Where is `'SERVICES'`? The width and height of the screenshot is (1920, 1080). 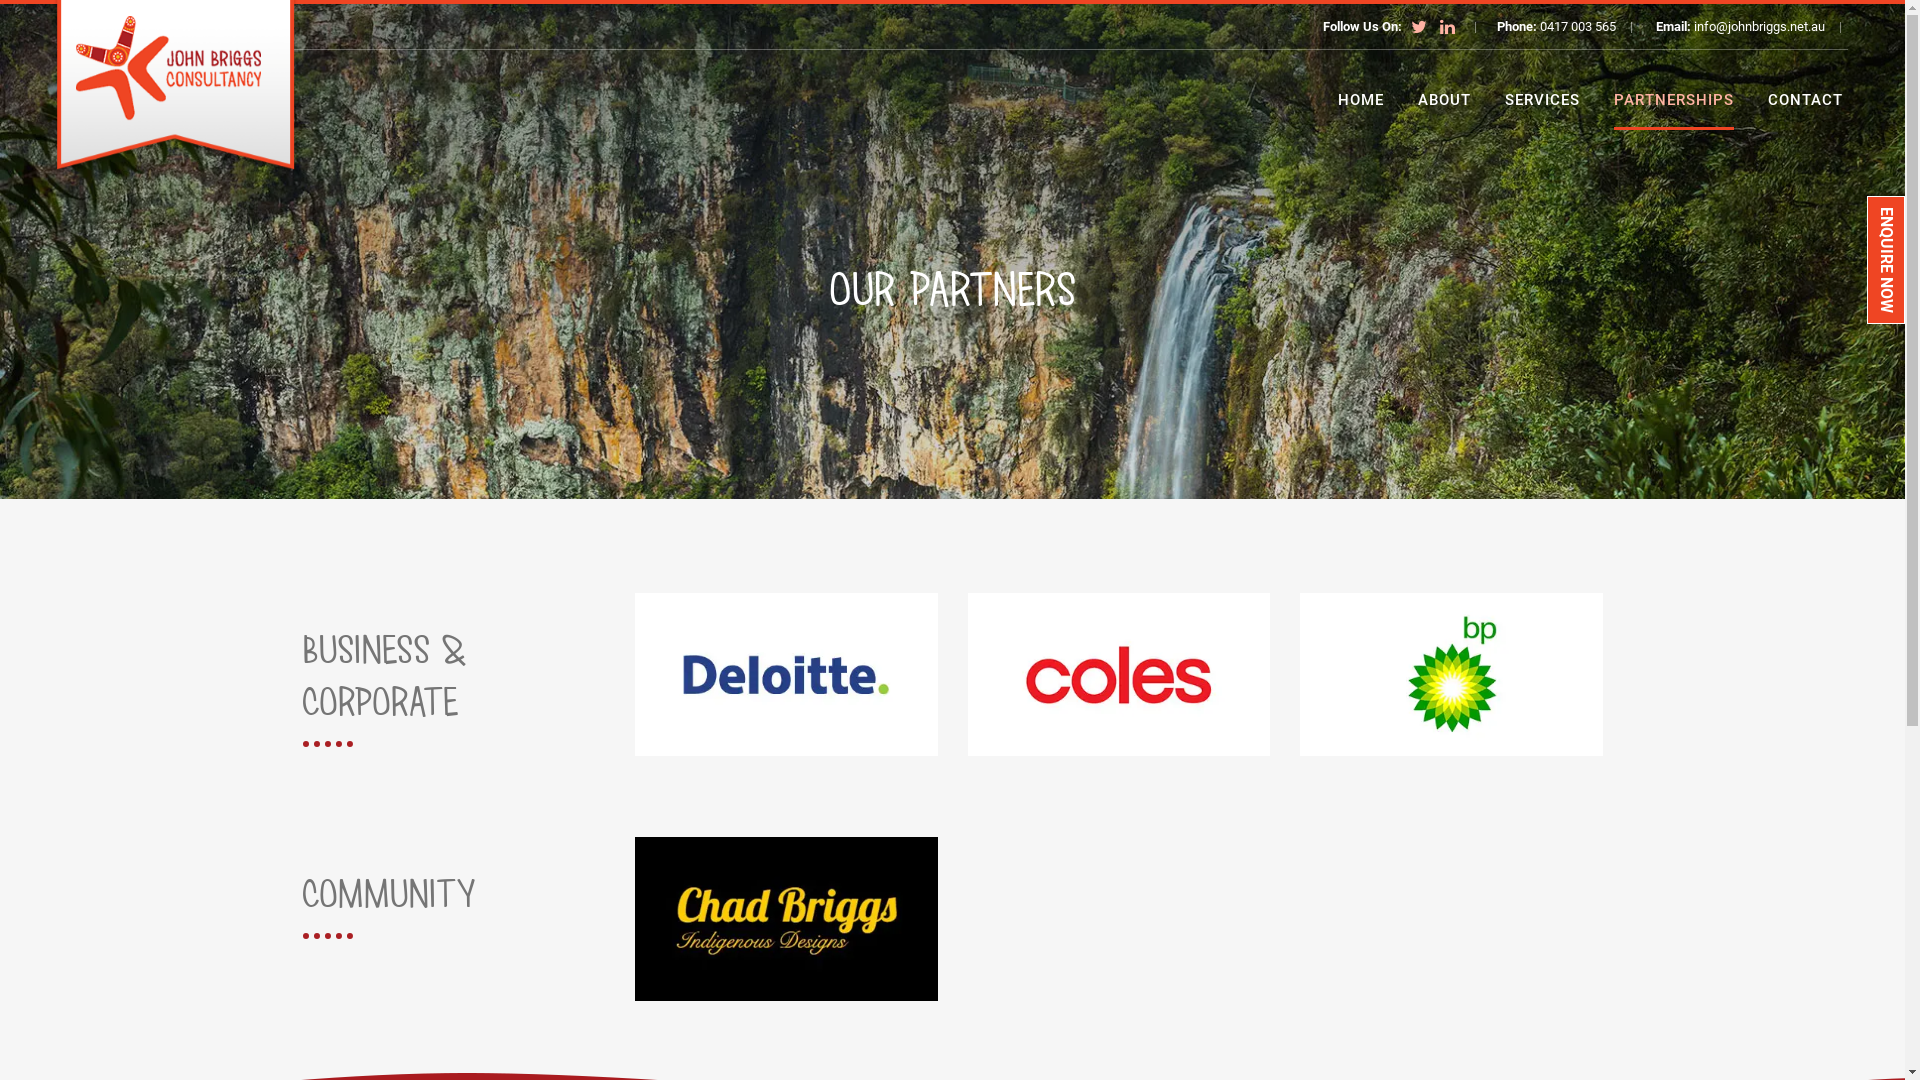
'SERVICES' is located at coordinates (1541, 100).